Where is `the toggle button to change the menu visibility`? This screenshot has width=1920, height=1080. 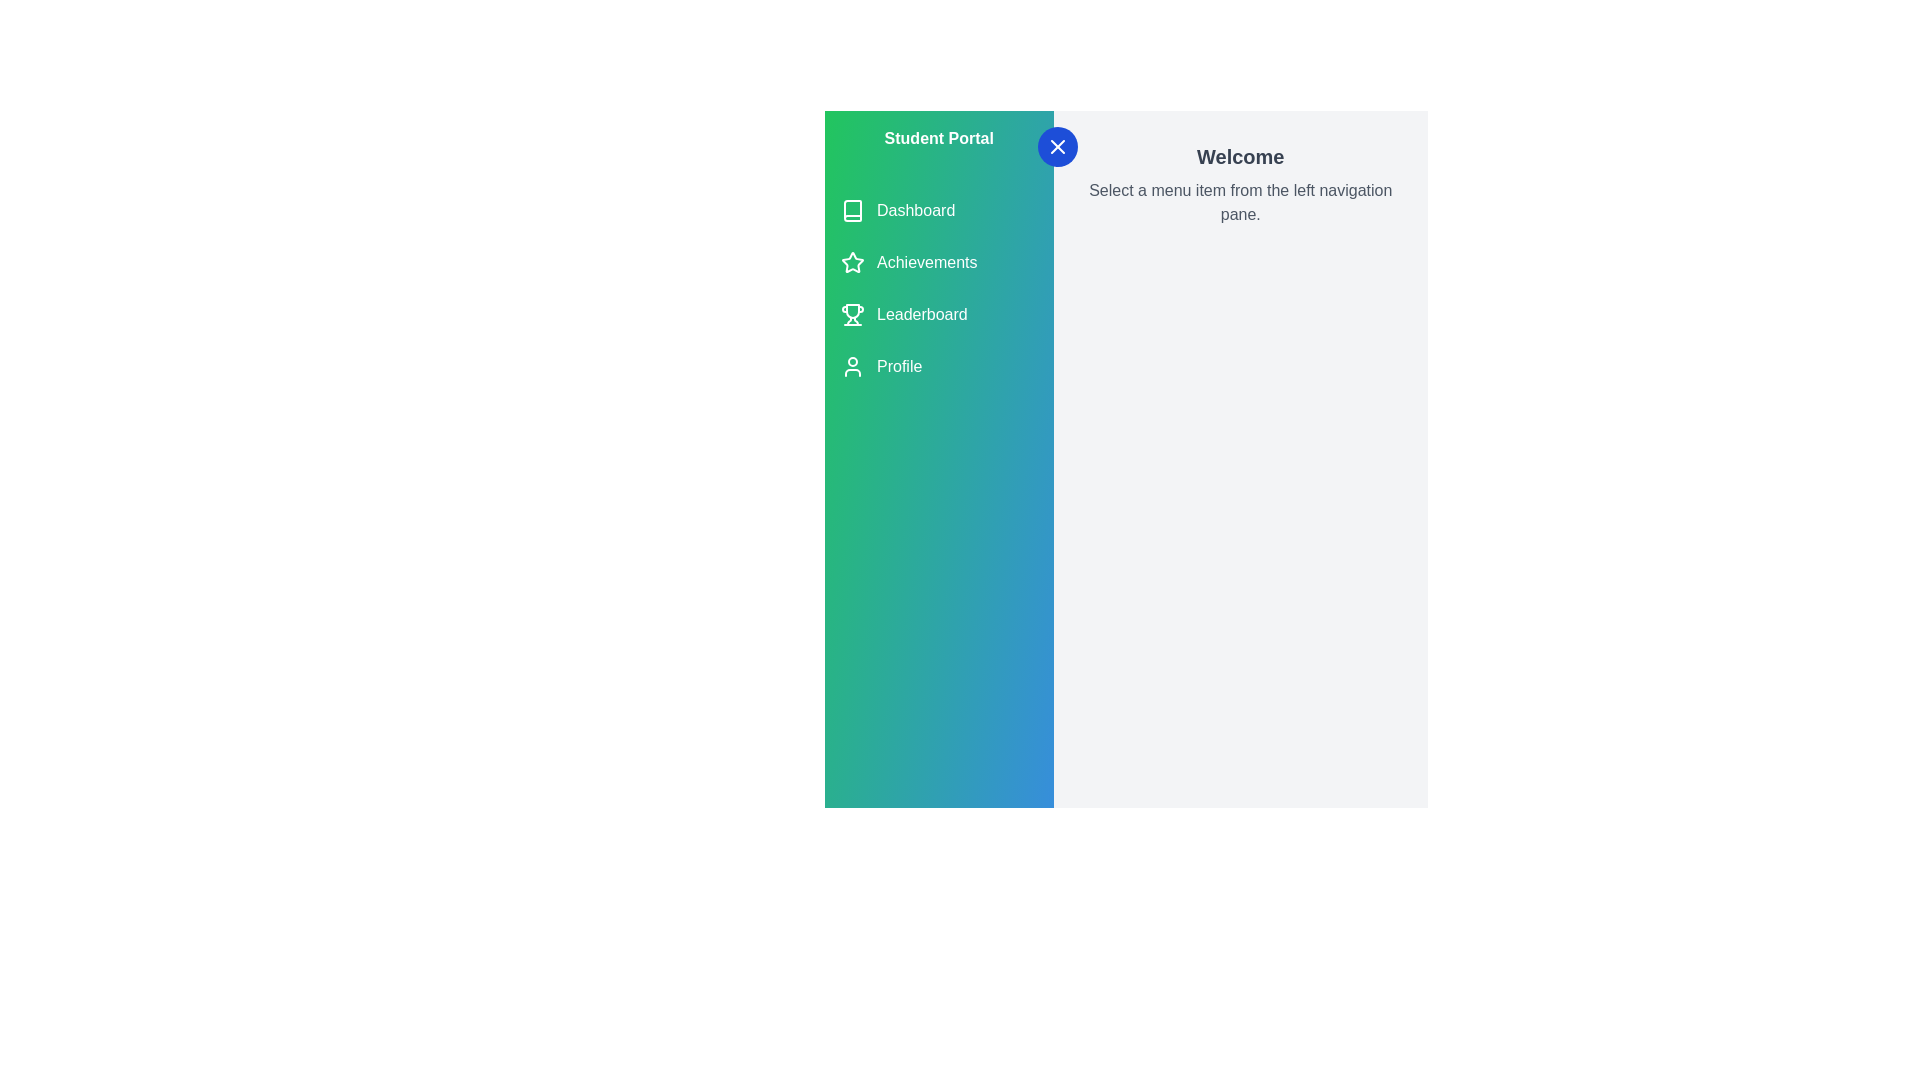 the toggle button to change the menu visibility is located at coordinates (1056, 145).